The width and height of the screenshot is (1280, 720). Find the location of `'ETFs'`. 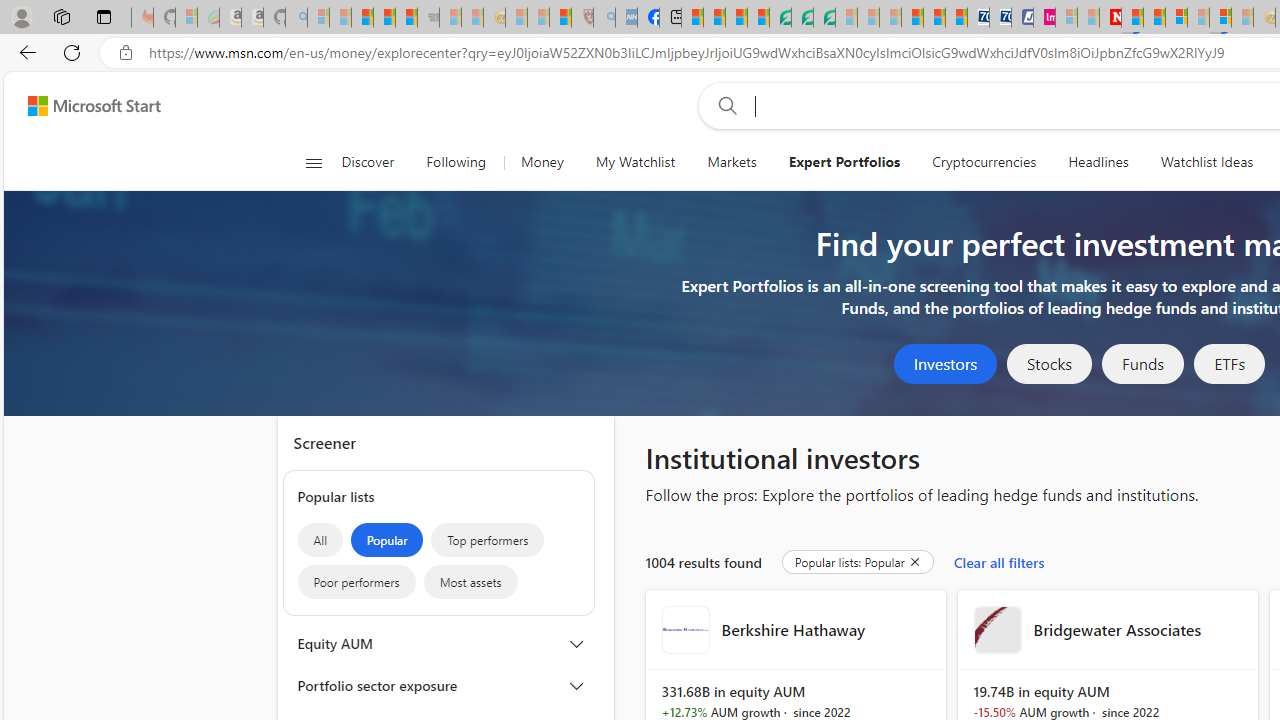

'ETFs' is located at coordinates (1229, 363).